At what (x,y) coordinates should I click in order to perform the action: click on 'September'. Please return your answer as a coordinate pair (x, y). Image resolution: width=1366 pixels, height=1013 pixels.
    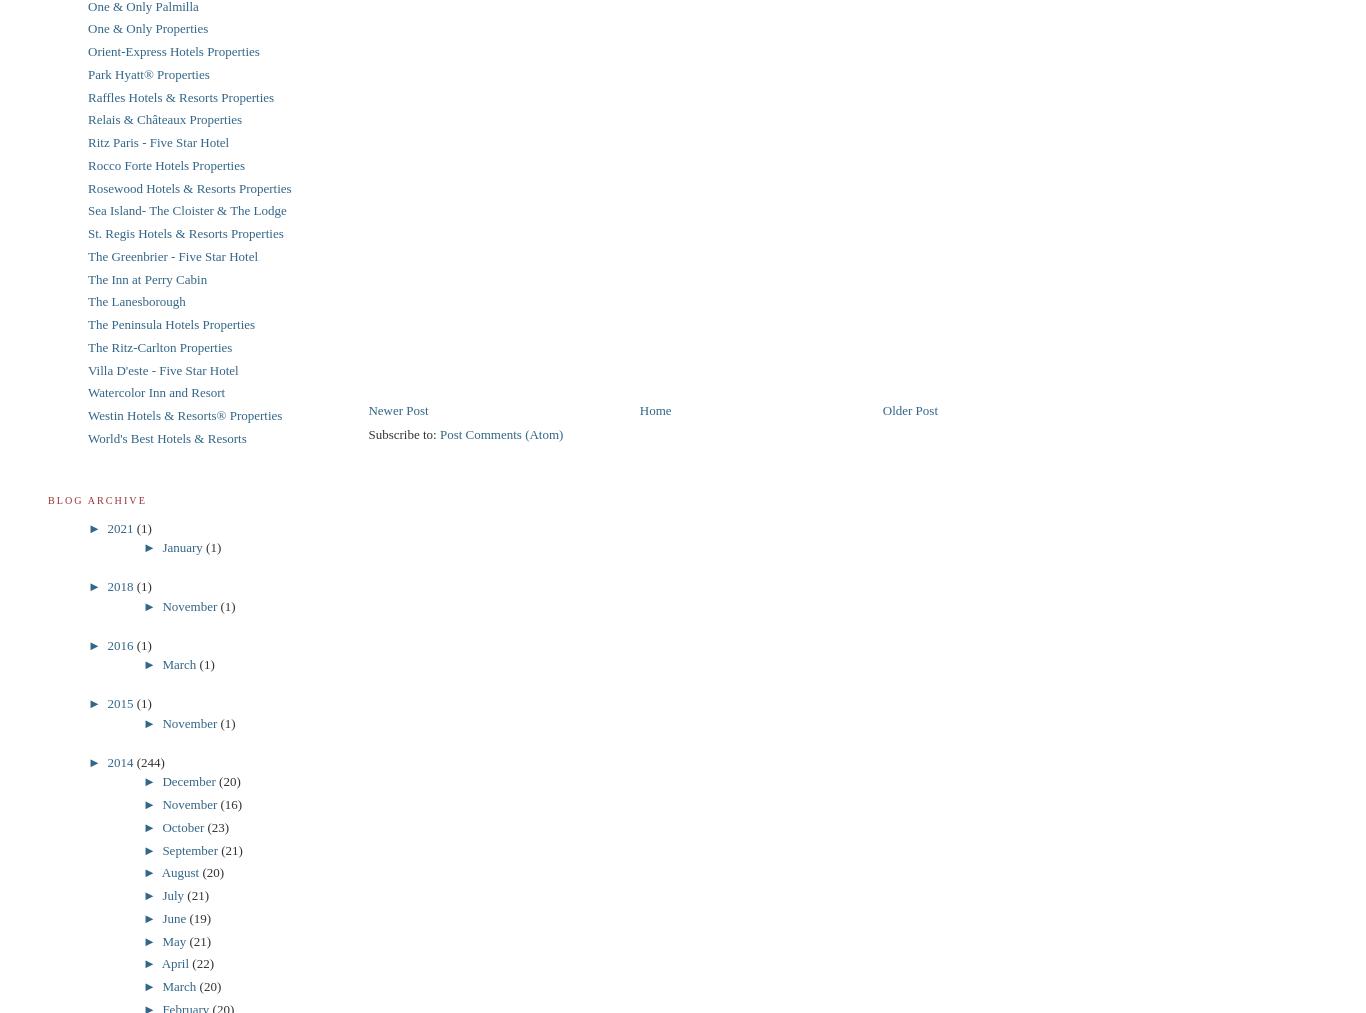
    Looking at the image, I should click on (190, 848).